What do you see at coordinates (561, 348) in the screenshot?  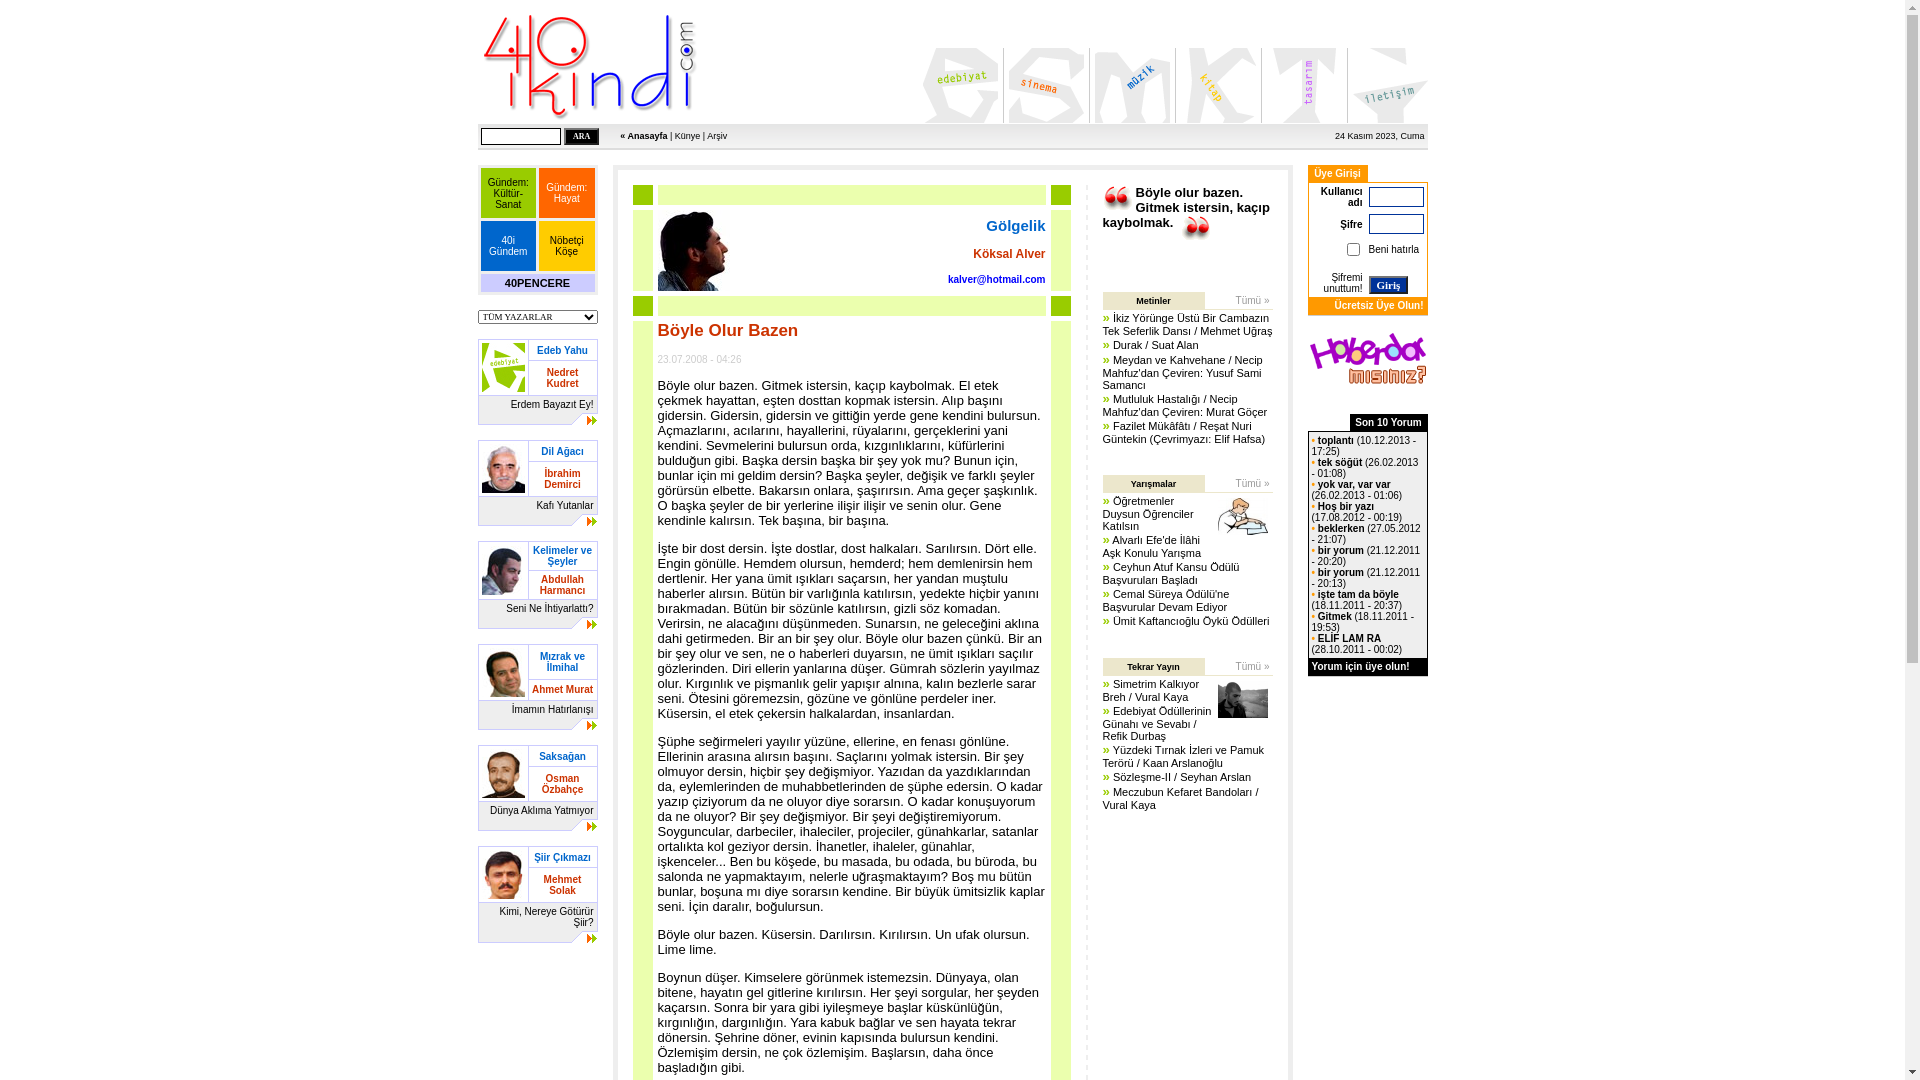 I see `'Edeb Yahu'` at bounding box center [561, 348].